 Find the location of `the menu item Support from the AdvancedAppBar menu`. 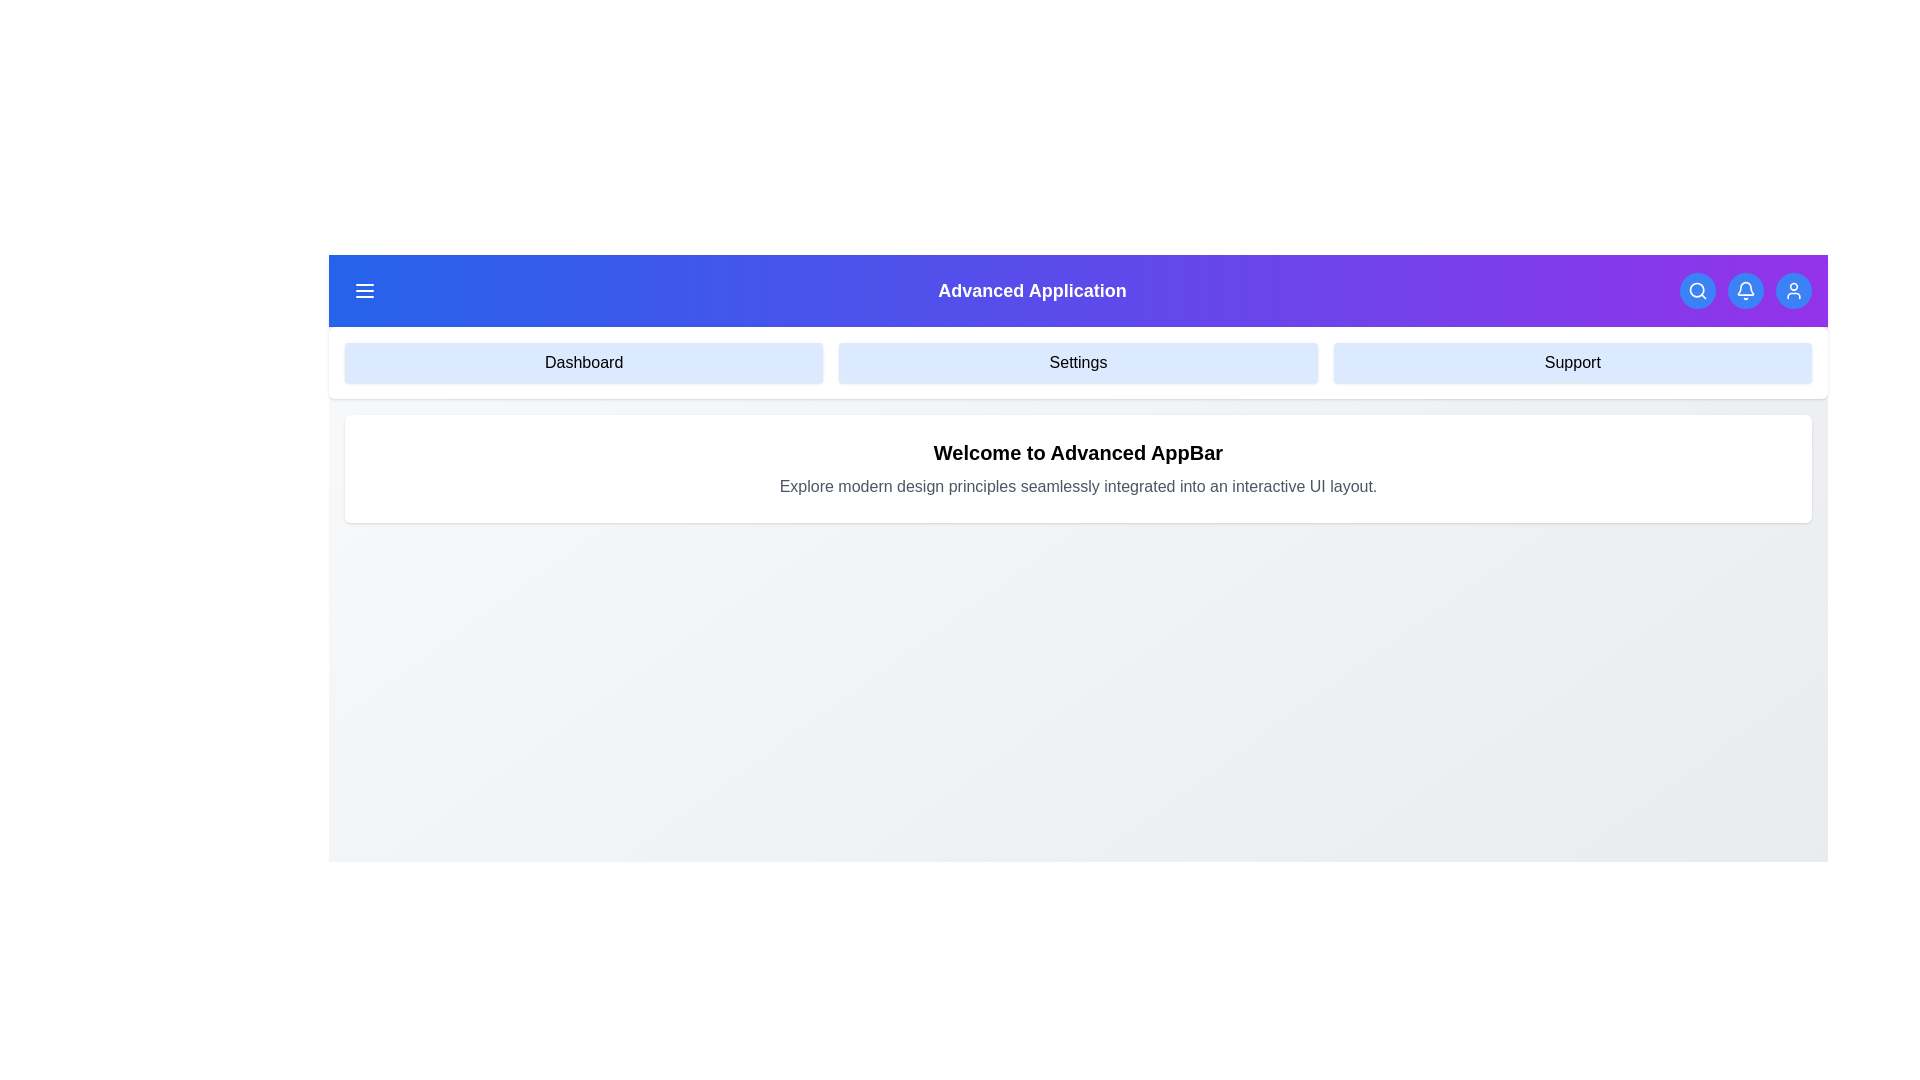

the menu item Support from the AdvancedAppBar menu is located at coordinates (1570, 362).